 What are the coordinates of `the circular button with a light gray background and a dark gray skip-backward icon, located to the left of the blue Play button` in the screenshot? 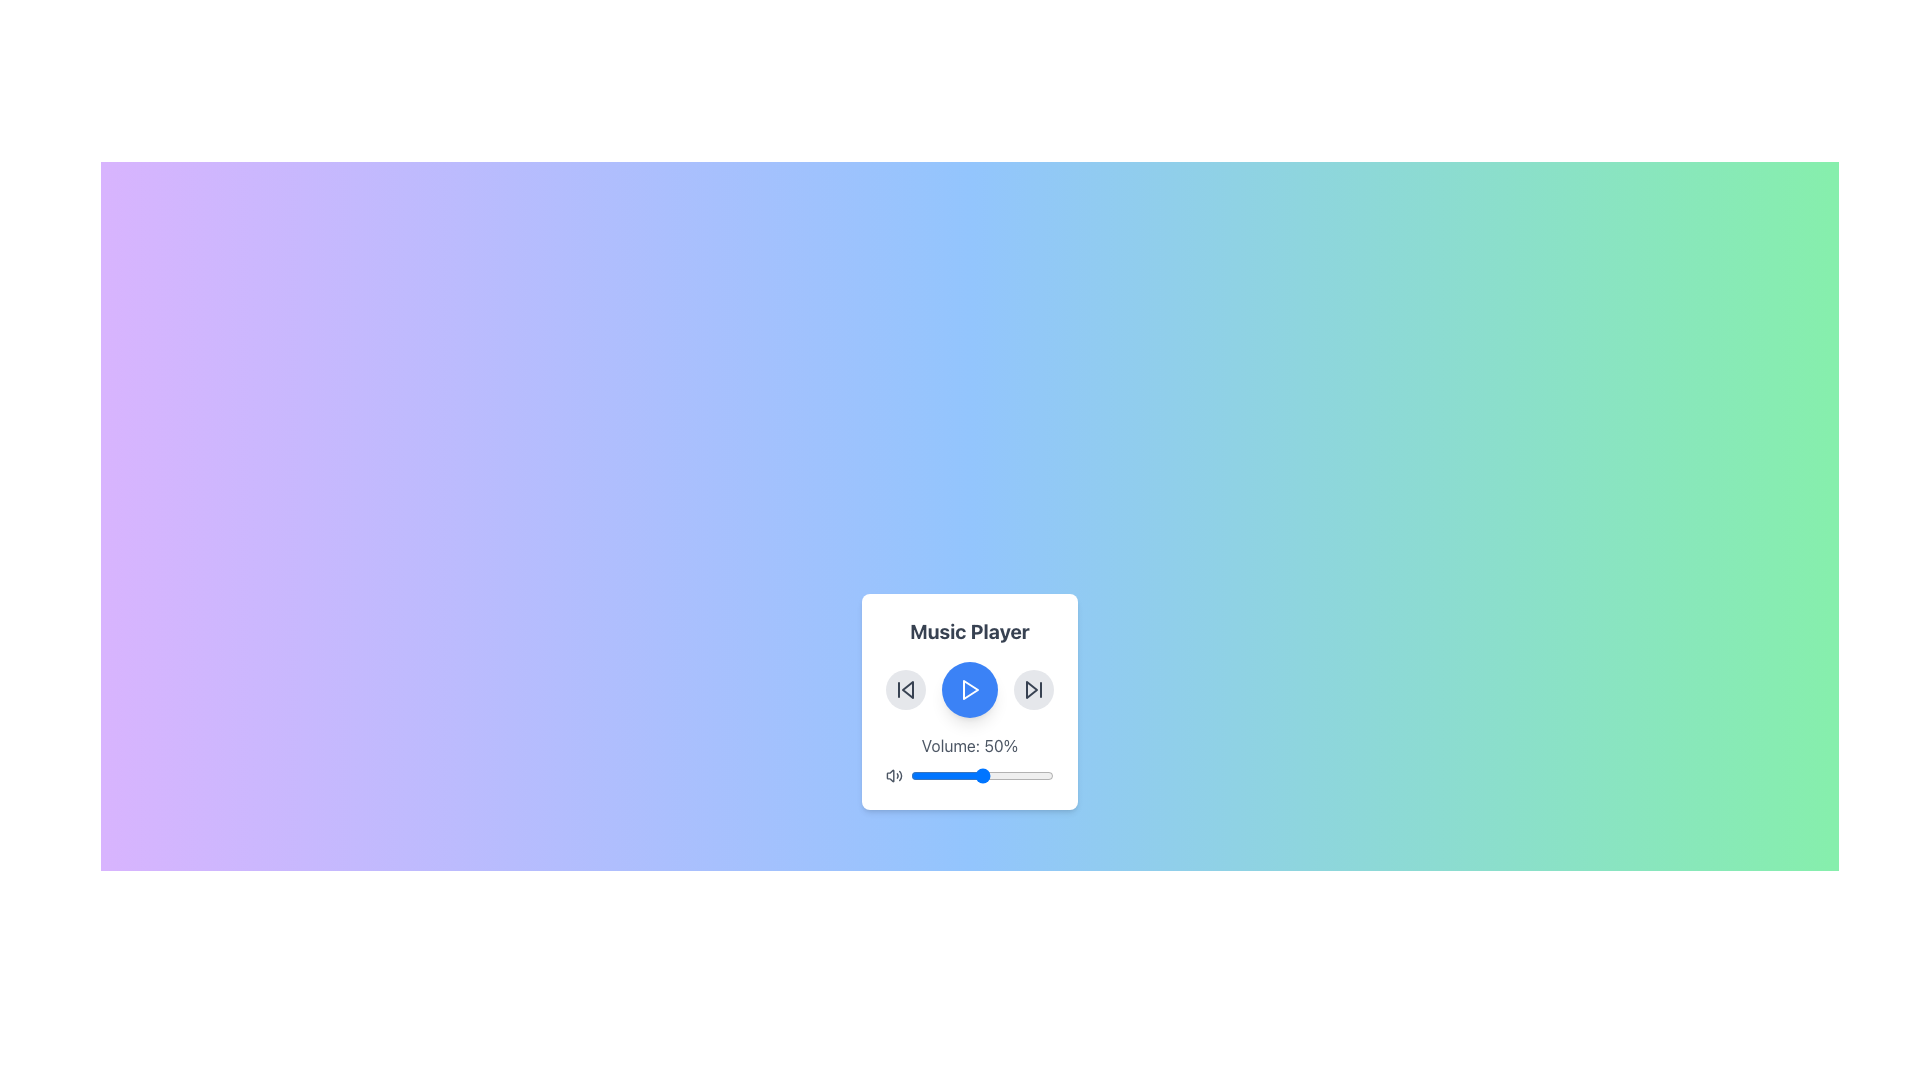 It's located at (905, 689).